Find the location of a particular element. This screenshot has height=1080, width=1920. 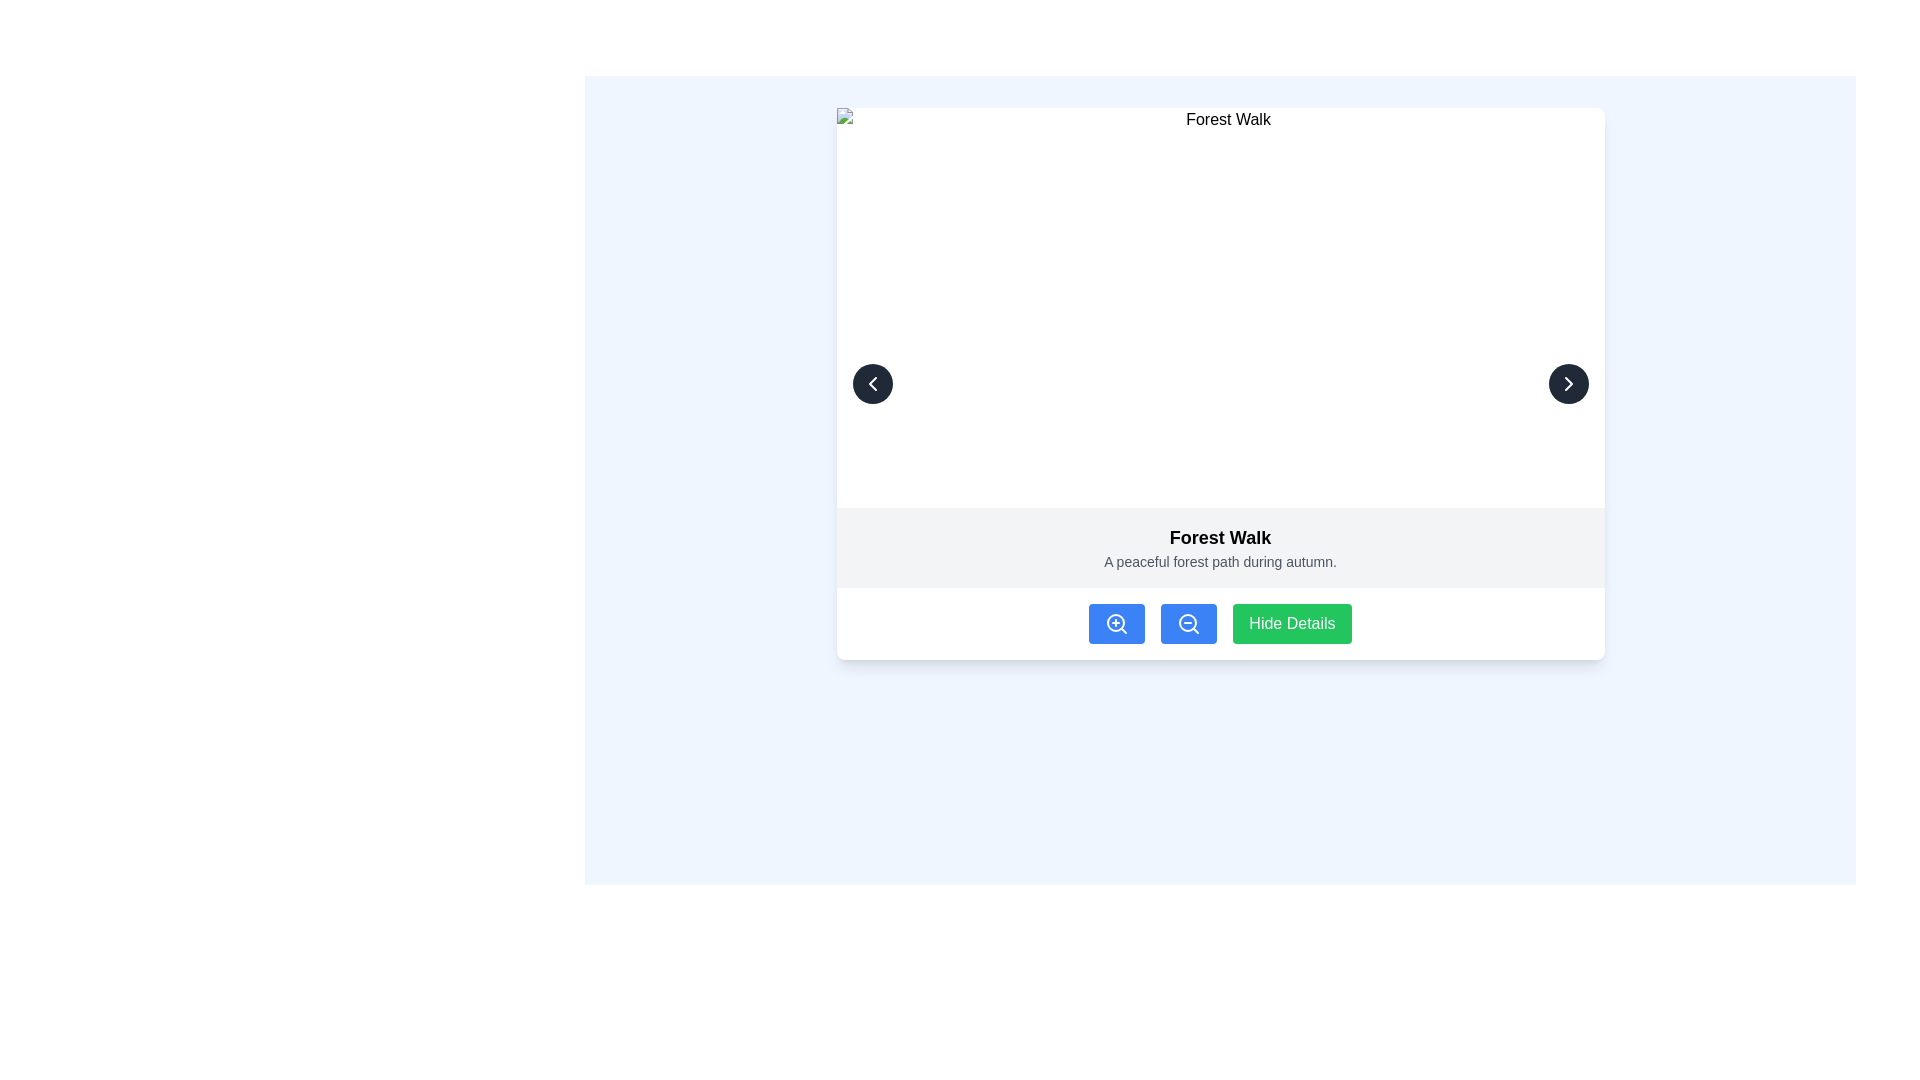

the chevron icon located within the left arrow button at the top-left corner of the central content area by moving the mouse pointer to it is located at coordinates (872, 384).